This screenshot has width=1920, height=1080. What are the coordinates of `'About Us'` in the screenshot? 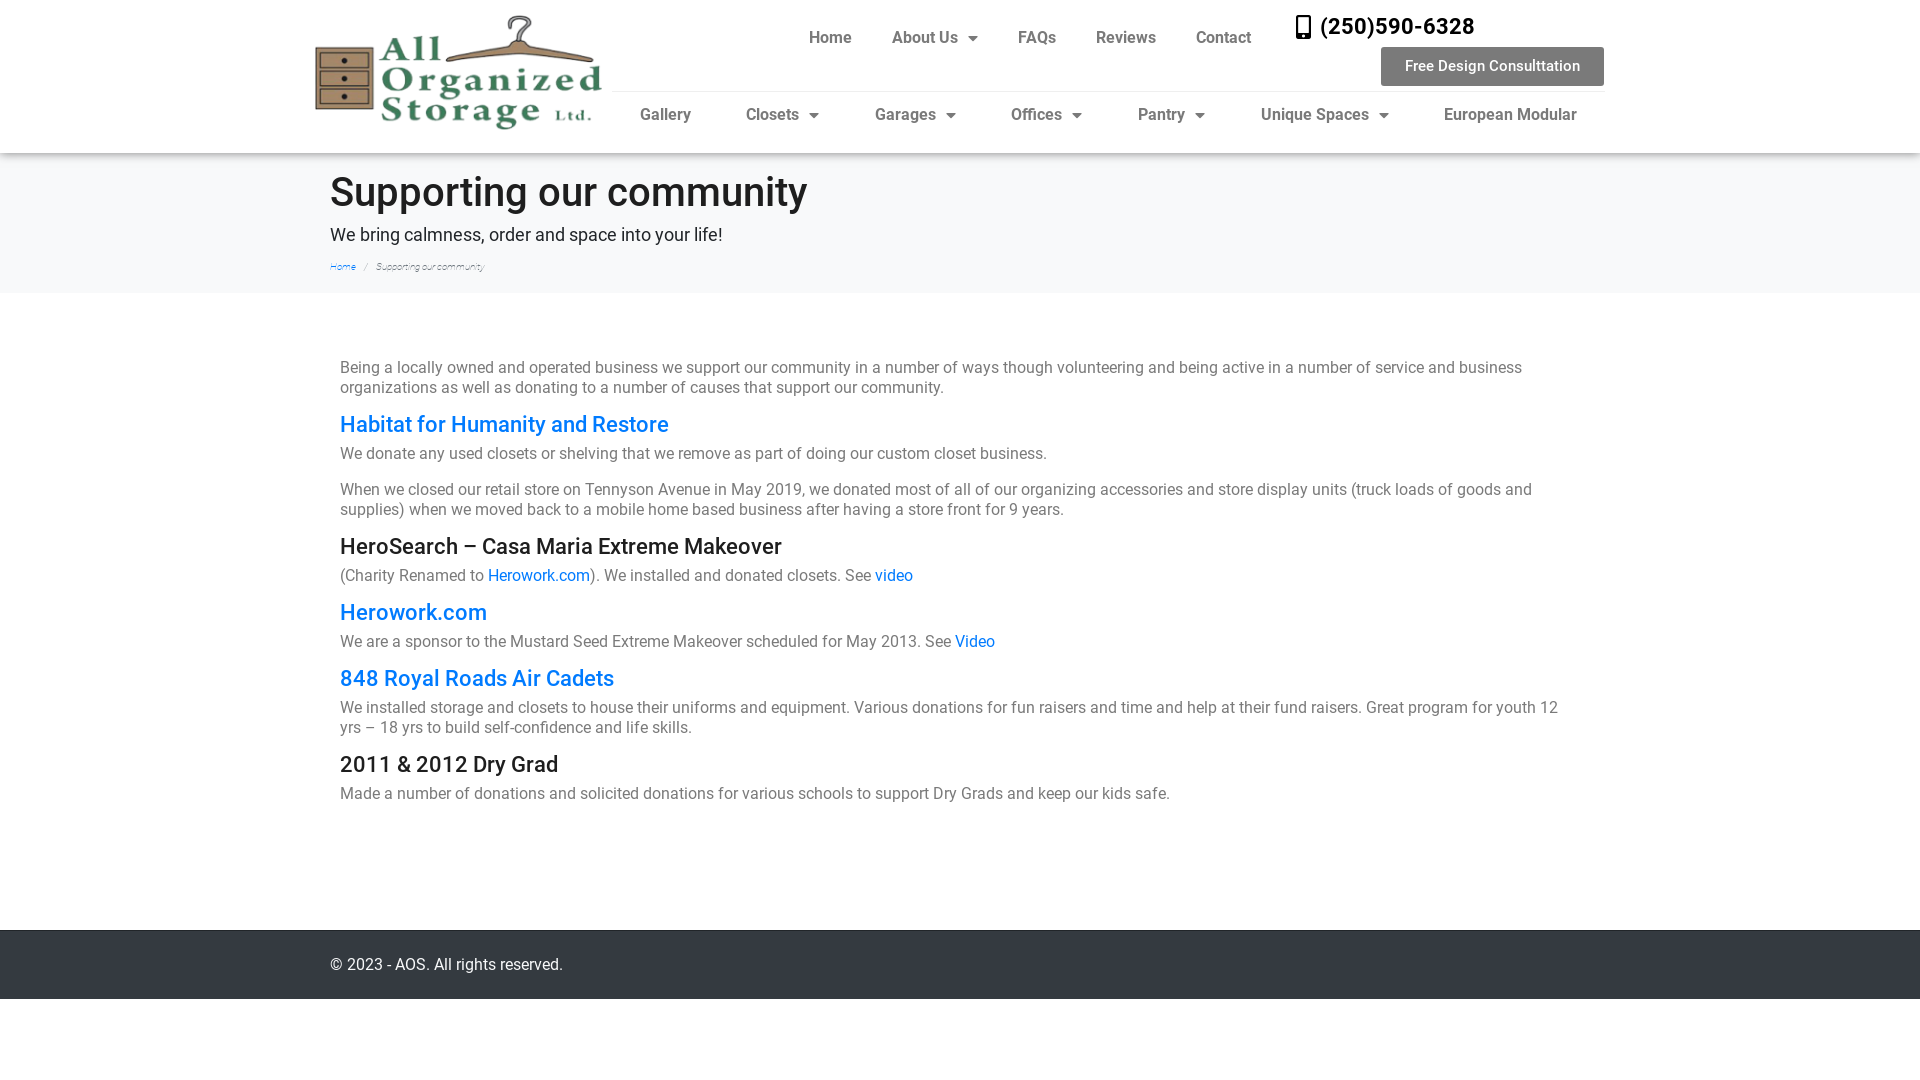 It's located at (934, 38).